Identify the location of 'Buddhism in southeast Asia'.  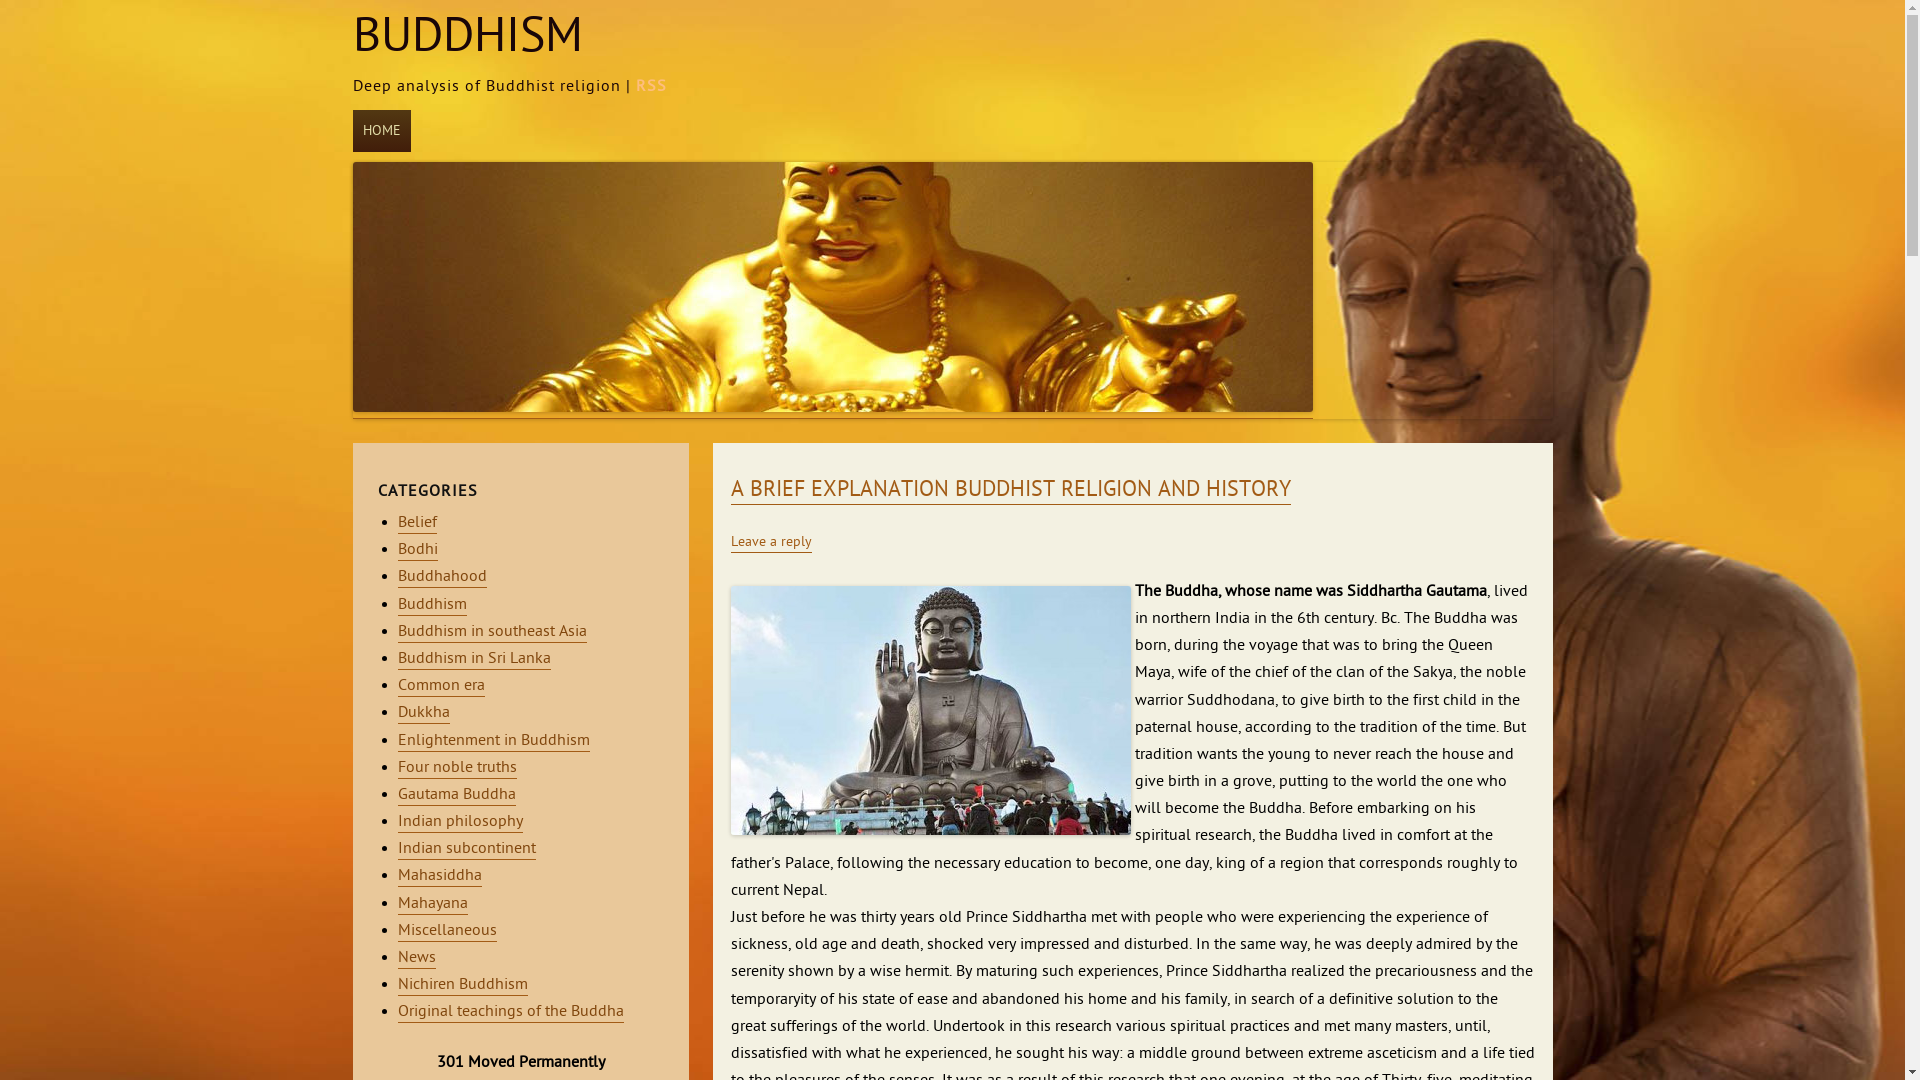
(492, 632).